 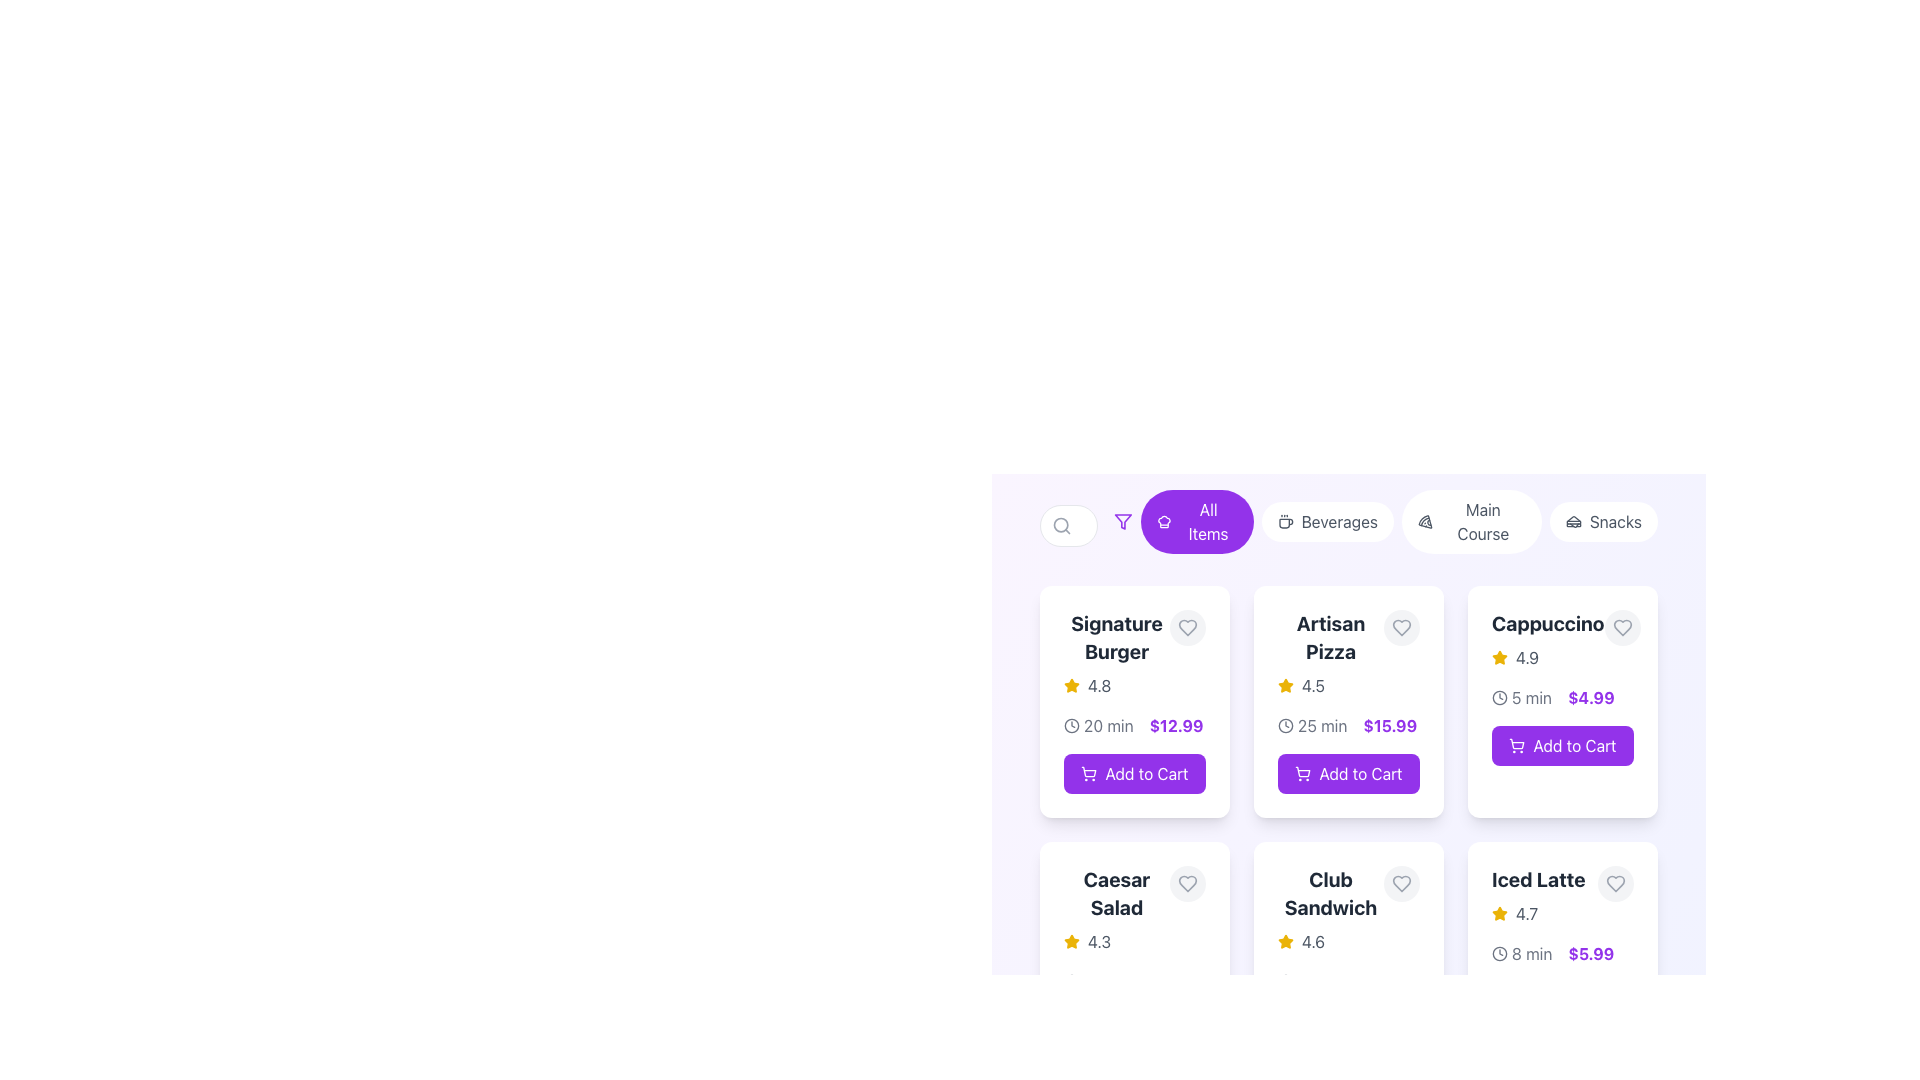 I want to click on the displayed information of the text display element titled 'Artisan Pizza' with a rating of '4.5' and a yellow star icon, so click(x=1348, y=654).